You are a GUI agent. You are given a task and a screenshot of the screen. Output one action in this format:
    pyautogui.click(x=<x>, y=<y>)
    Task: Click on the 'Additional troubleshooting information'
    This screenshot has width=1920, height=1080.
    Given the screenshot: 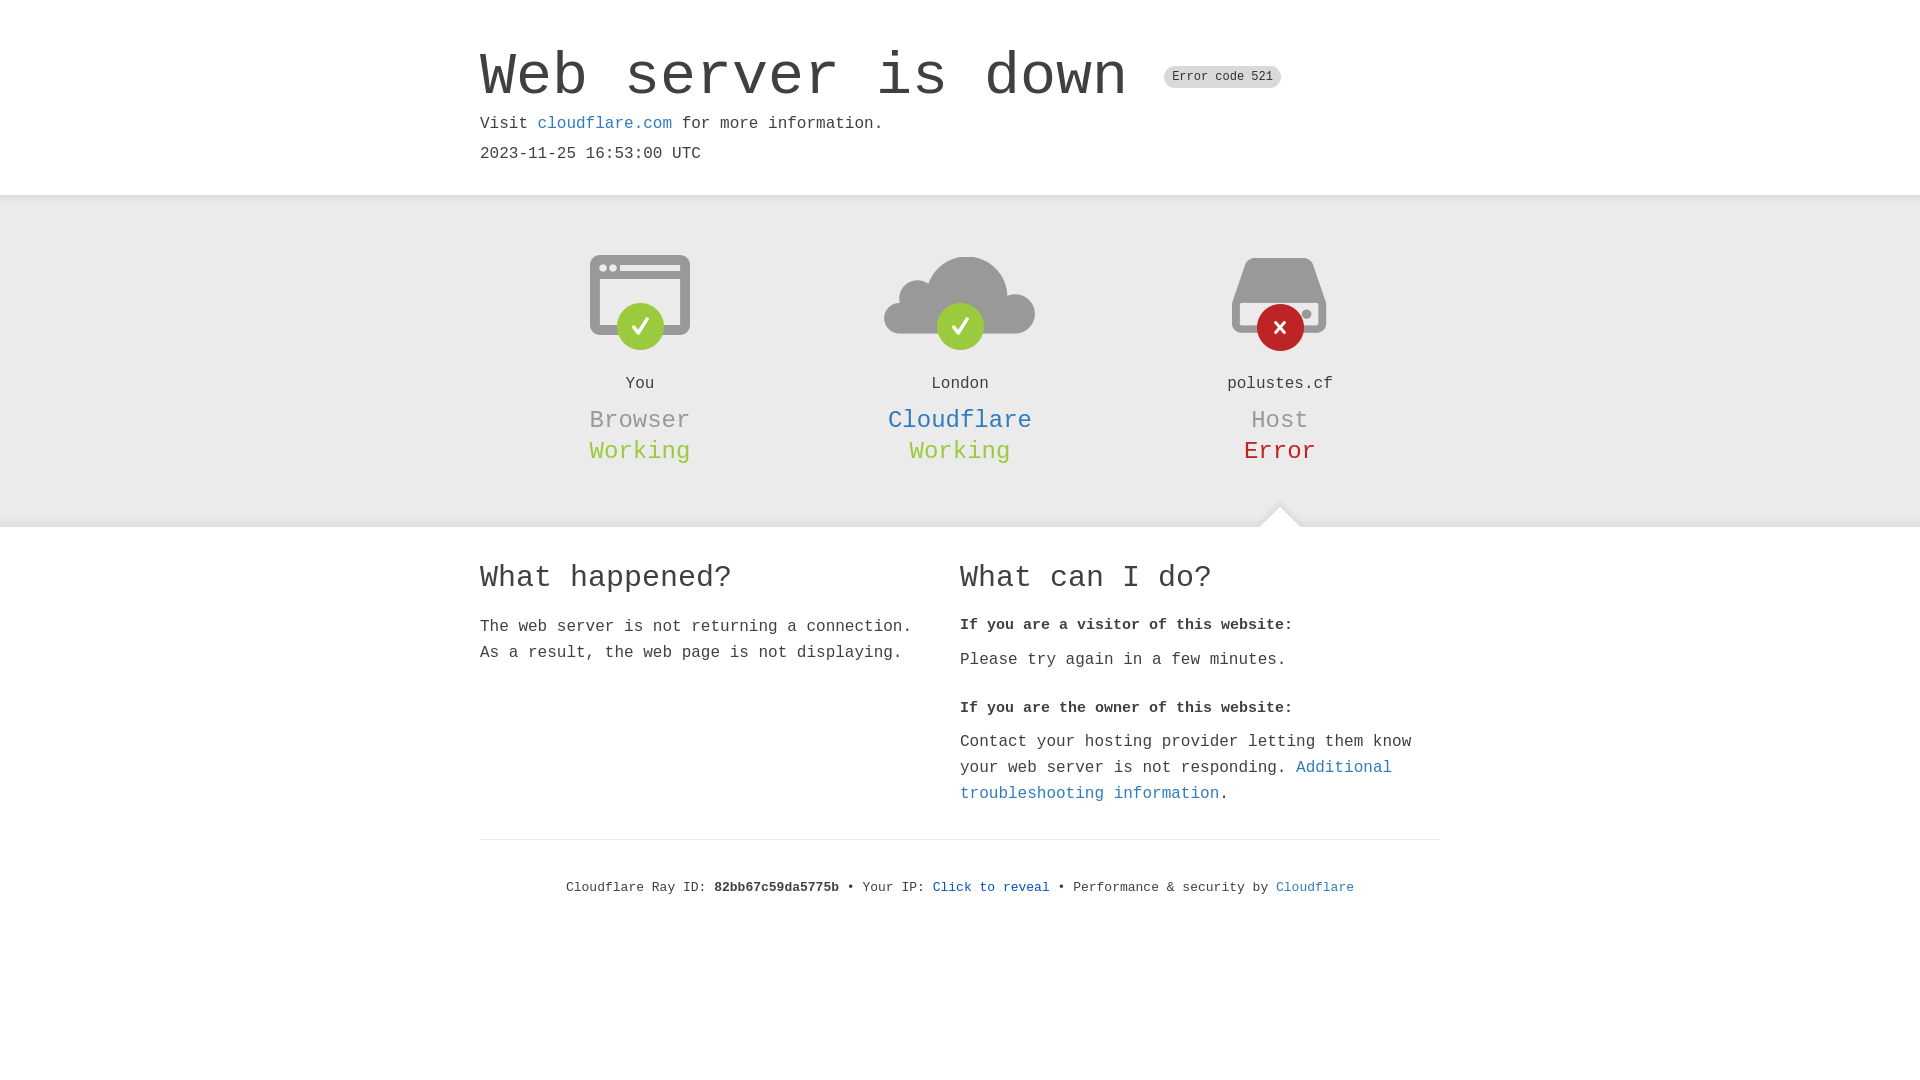 What is the action you would take?
    pyautogui.click(x=1176, y=779)
    